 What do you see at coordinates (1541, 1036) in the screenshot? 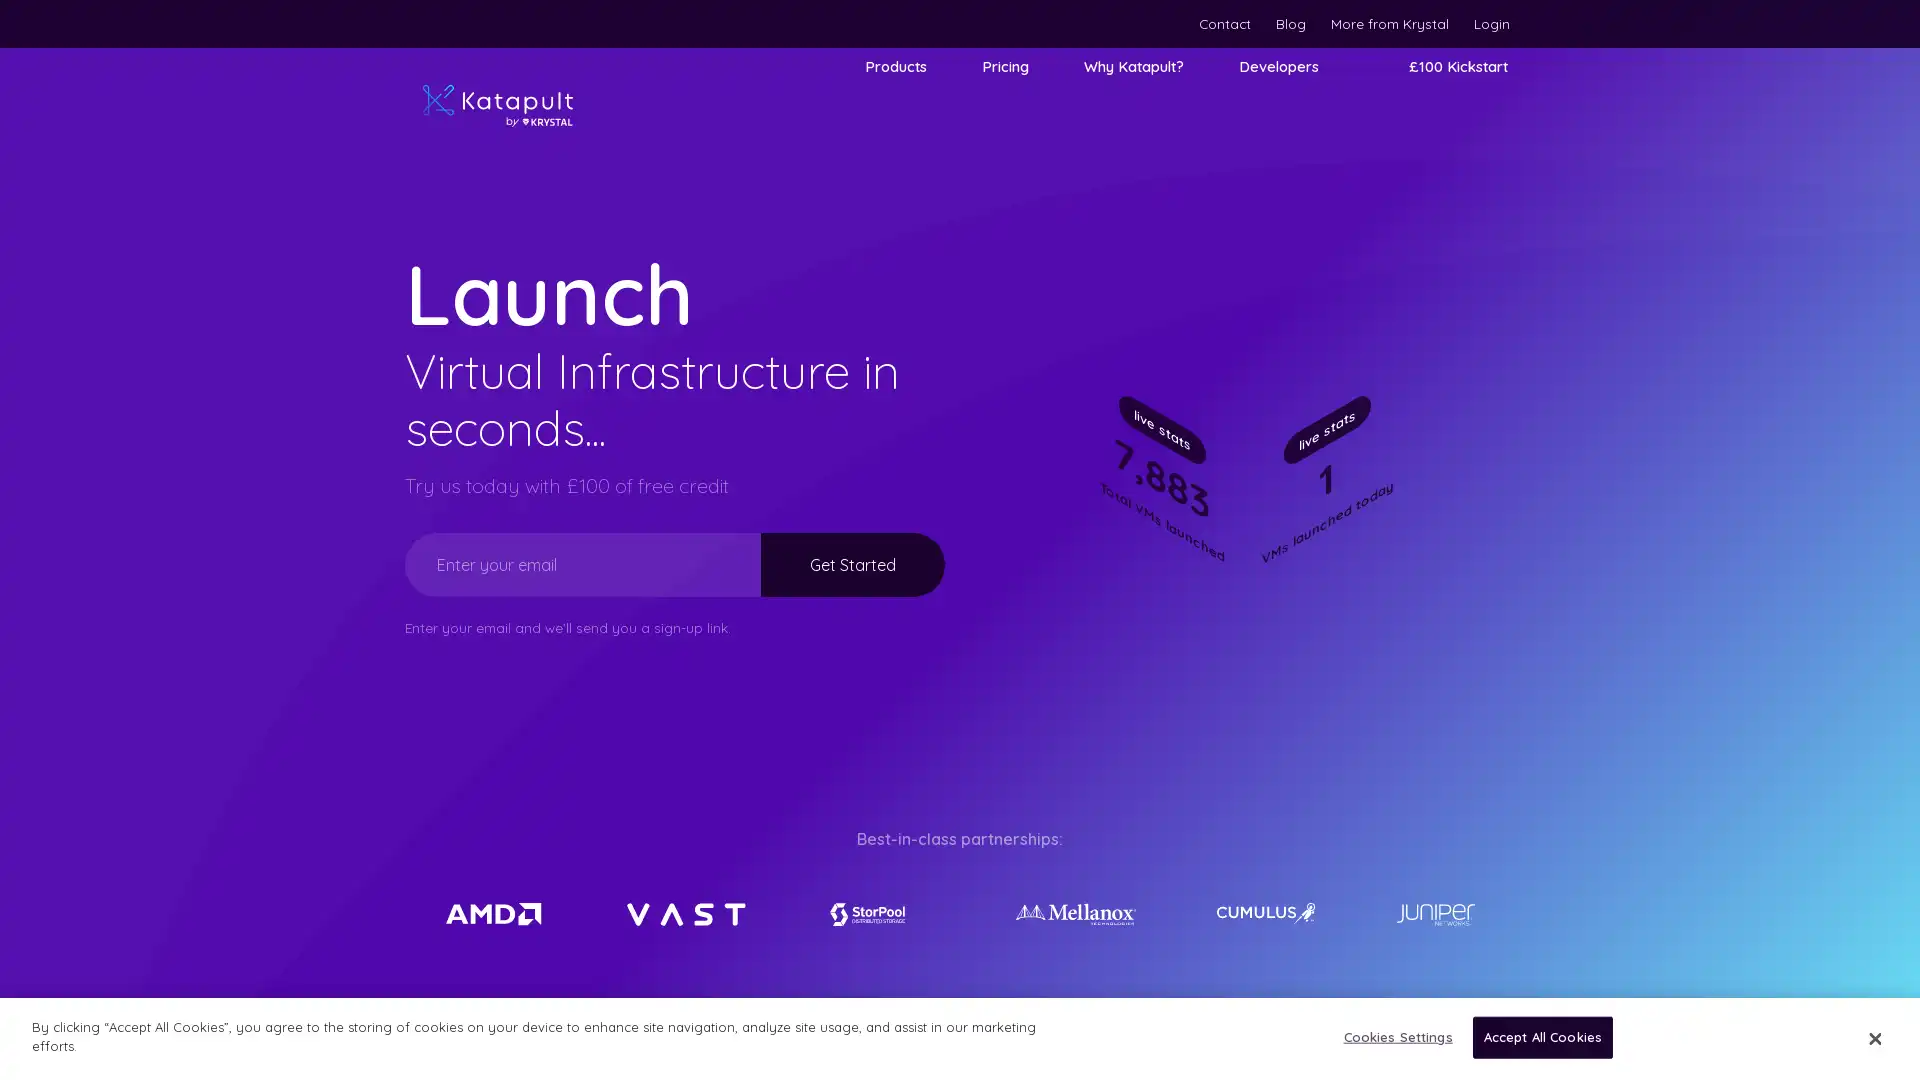
I see `Accept All Cookies` at bounding box center [1541, 1036].